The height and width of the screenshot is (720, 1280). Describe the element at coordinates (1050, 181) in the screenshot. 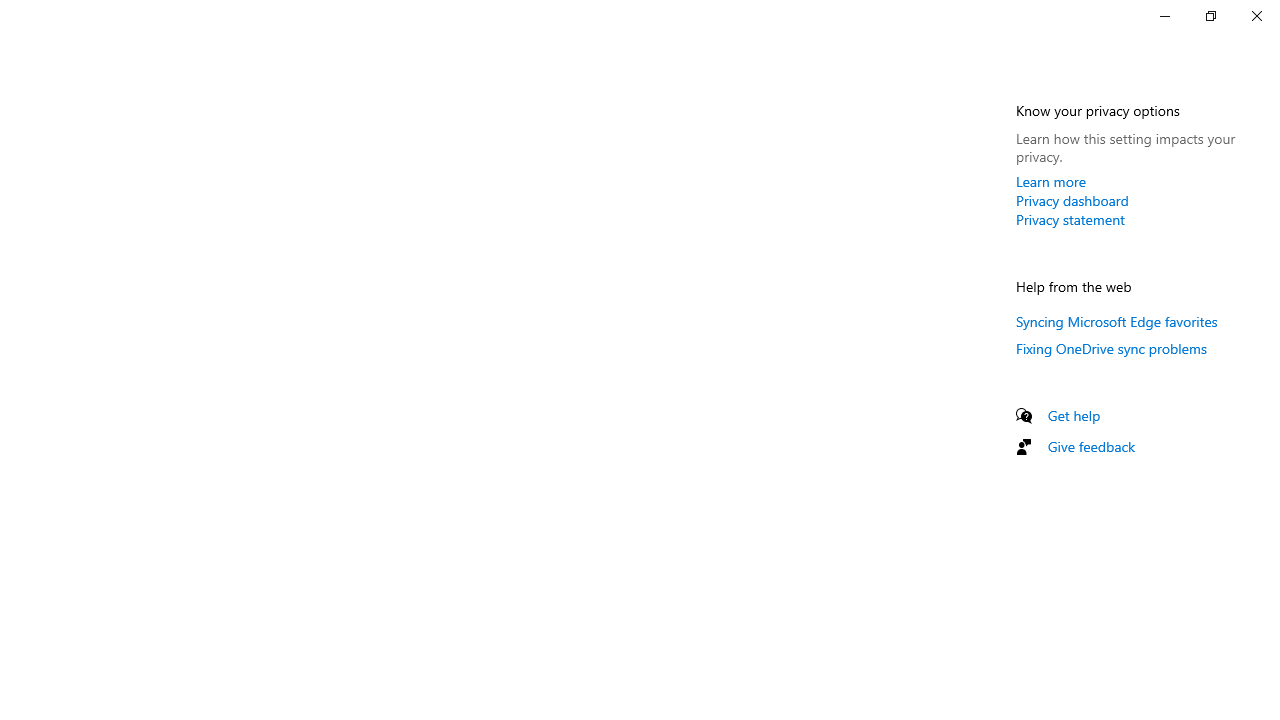

I see `'Learn more'` at that location.